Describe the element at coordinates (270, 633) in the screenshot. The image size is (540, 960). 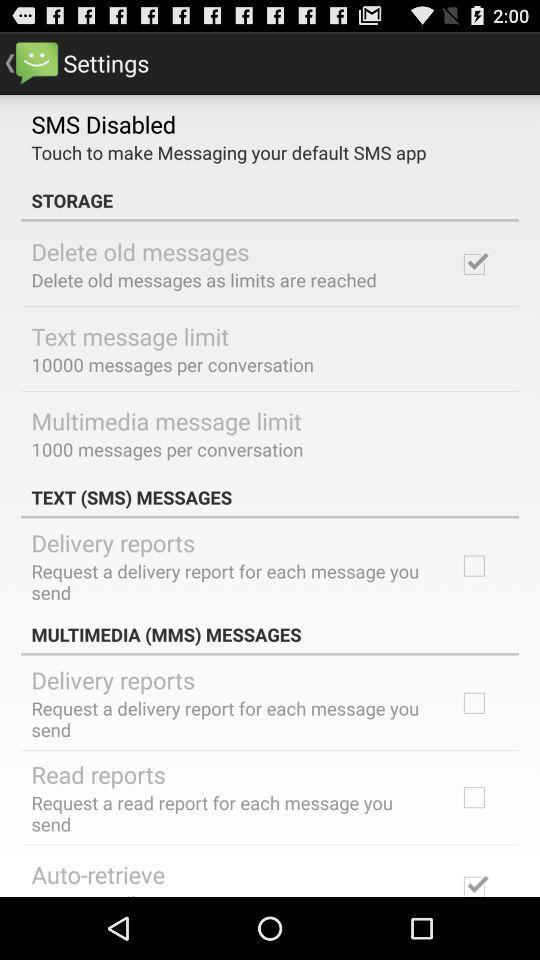
I see `multimedia (mms) messages app` at that location.